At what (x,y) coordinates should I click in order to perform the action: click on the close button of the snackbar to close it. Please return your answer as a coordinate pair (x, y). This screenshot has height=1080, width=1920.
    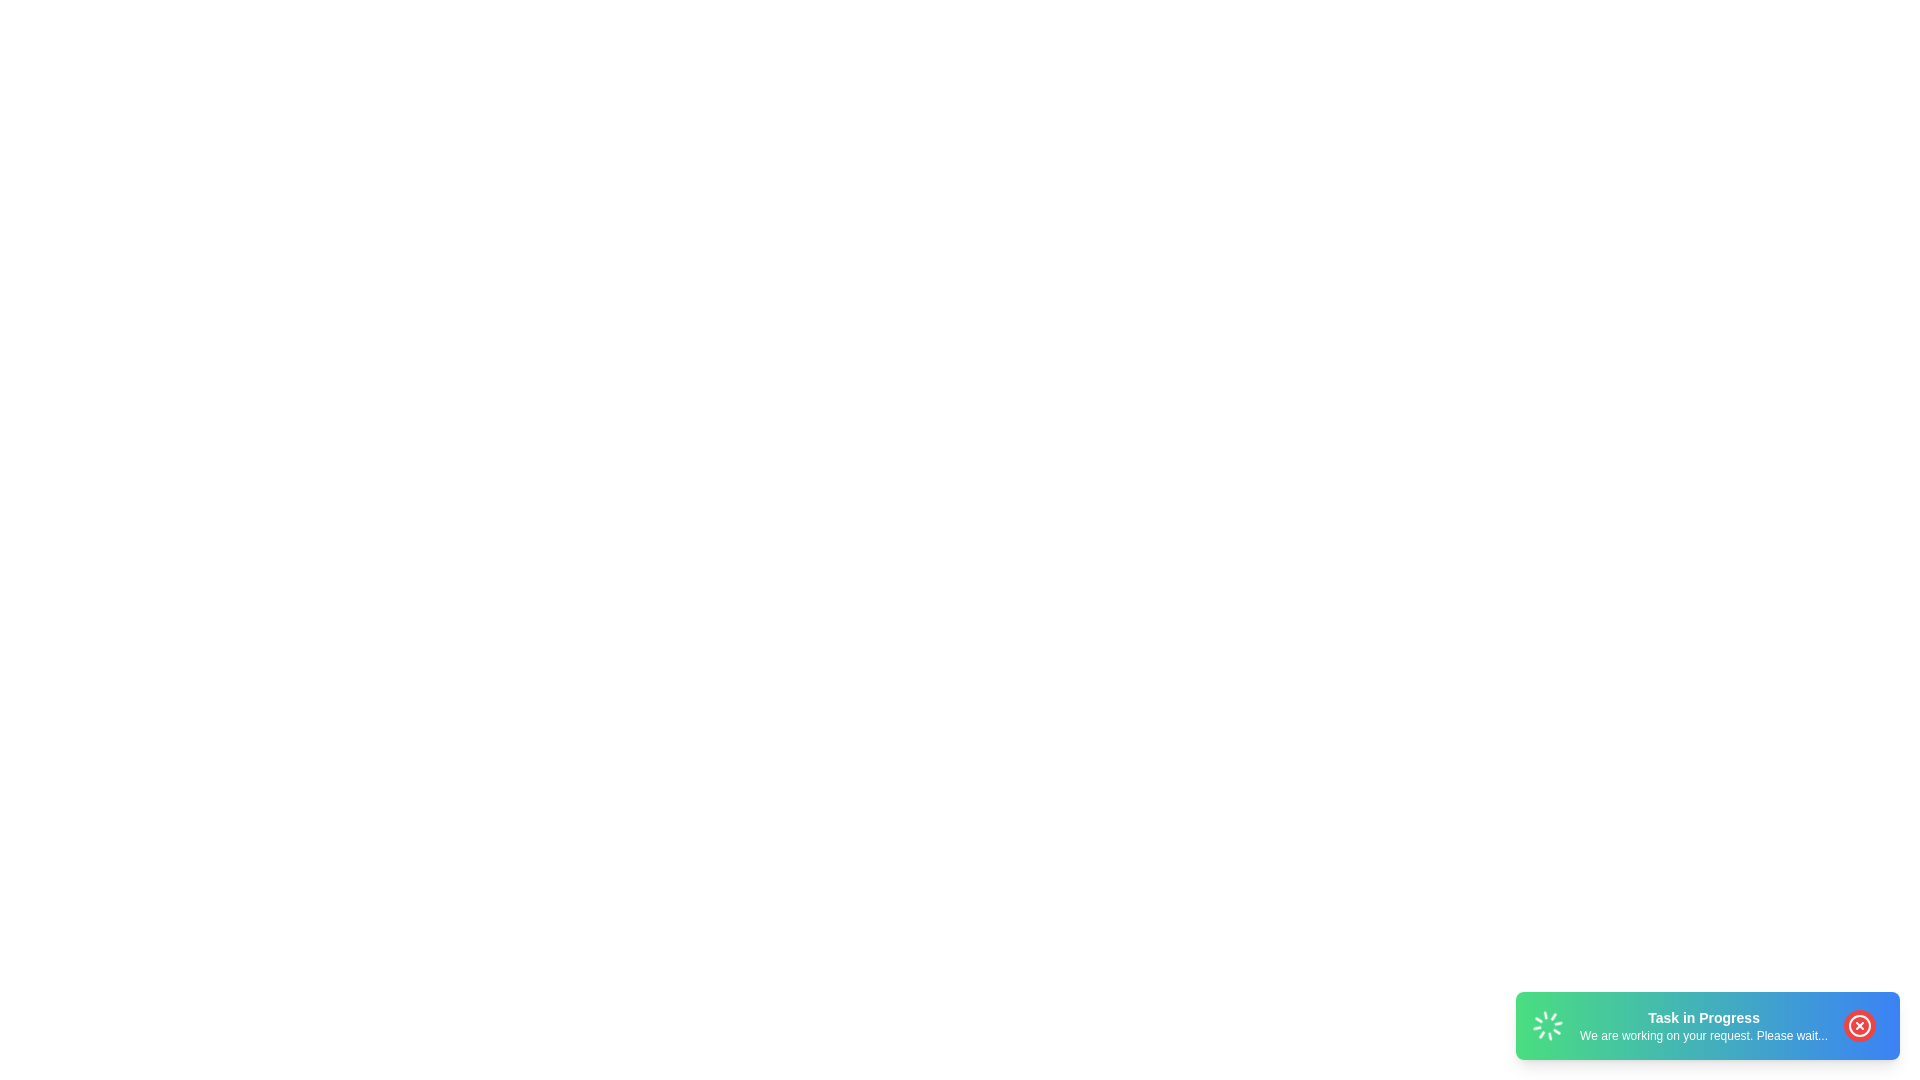
    Looking at the image, I should click on (1859, 1026).